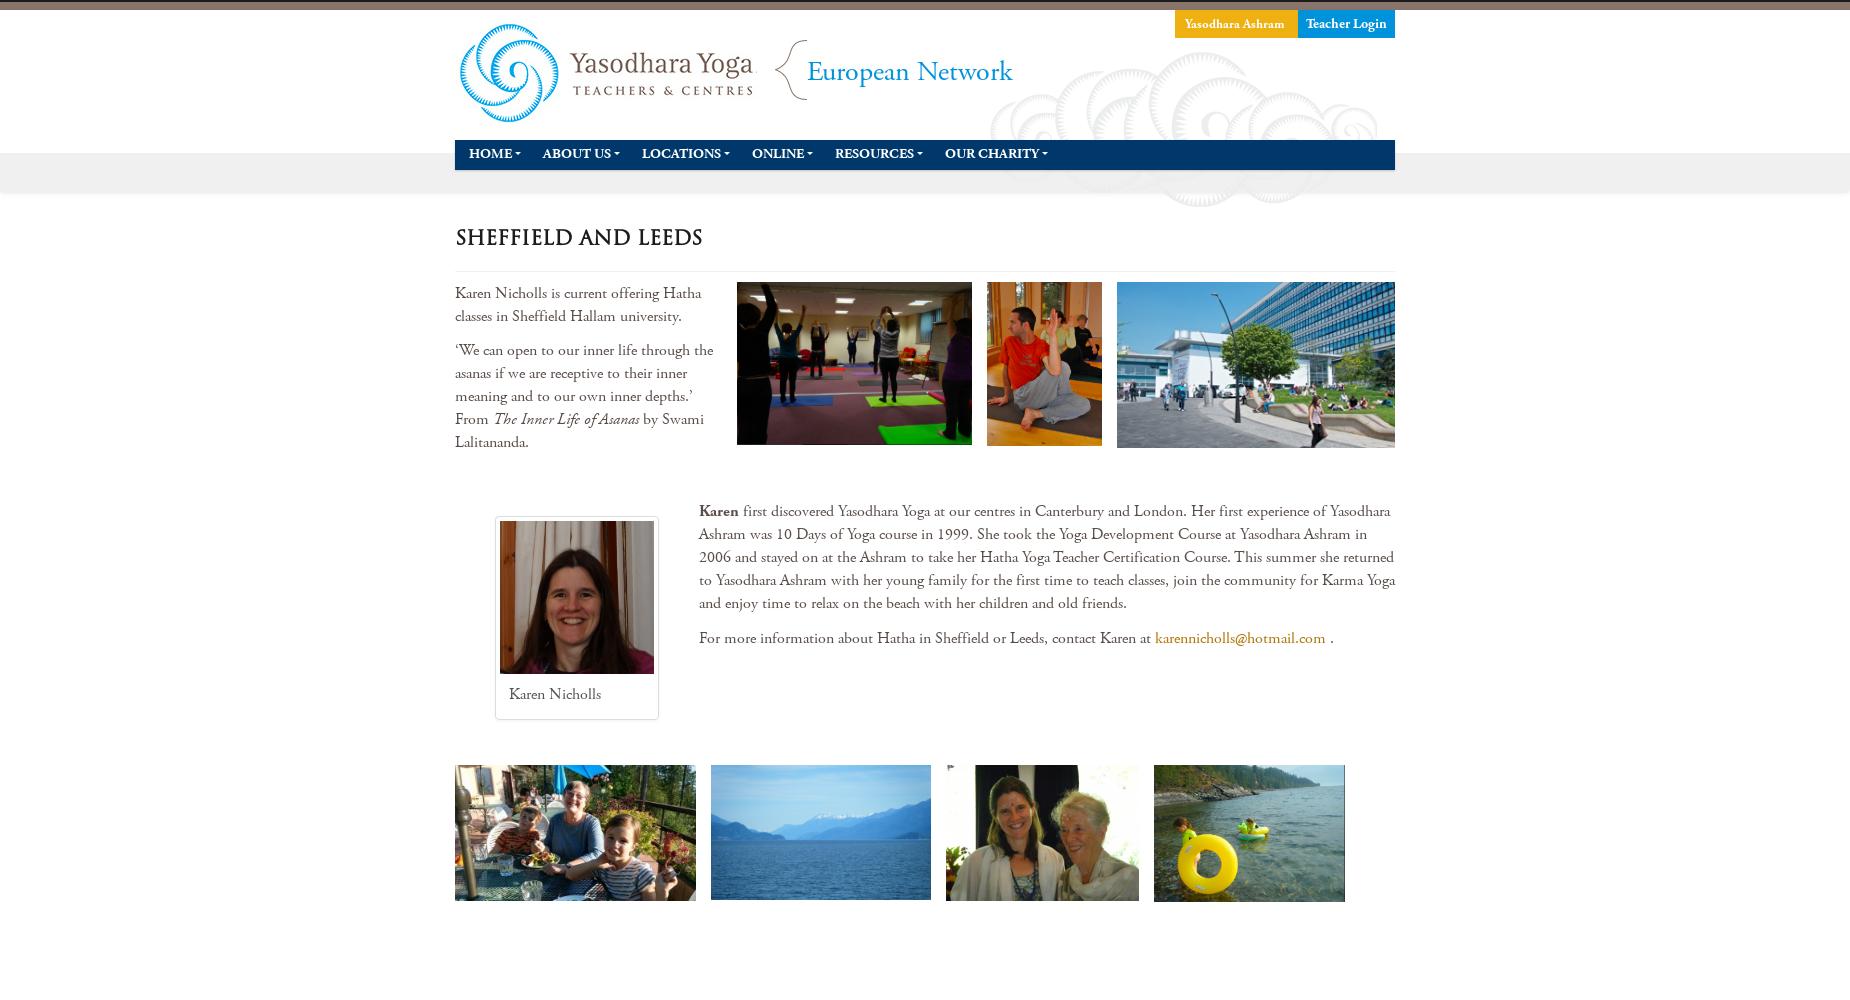 This screenshot has height=1000, width=1850. What do you see at coordinates (1239, 637) in the screenshot?
I see `'karennicholls@hotmail.com'` at bounding box center [1239, 637].